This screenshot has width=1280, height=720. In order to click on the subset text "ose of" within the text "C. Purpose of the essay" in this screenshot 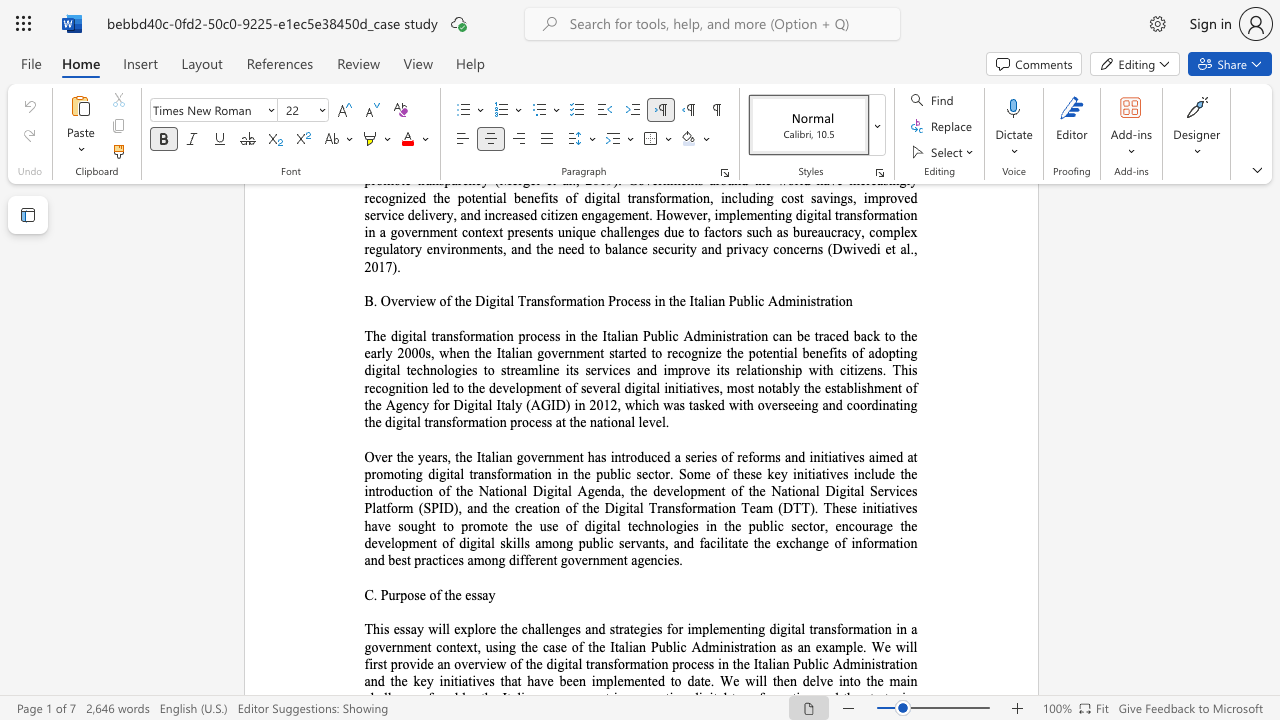, I will do `click(406, 594)`.